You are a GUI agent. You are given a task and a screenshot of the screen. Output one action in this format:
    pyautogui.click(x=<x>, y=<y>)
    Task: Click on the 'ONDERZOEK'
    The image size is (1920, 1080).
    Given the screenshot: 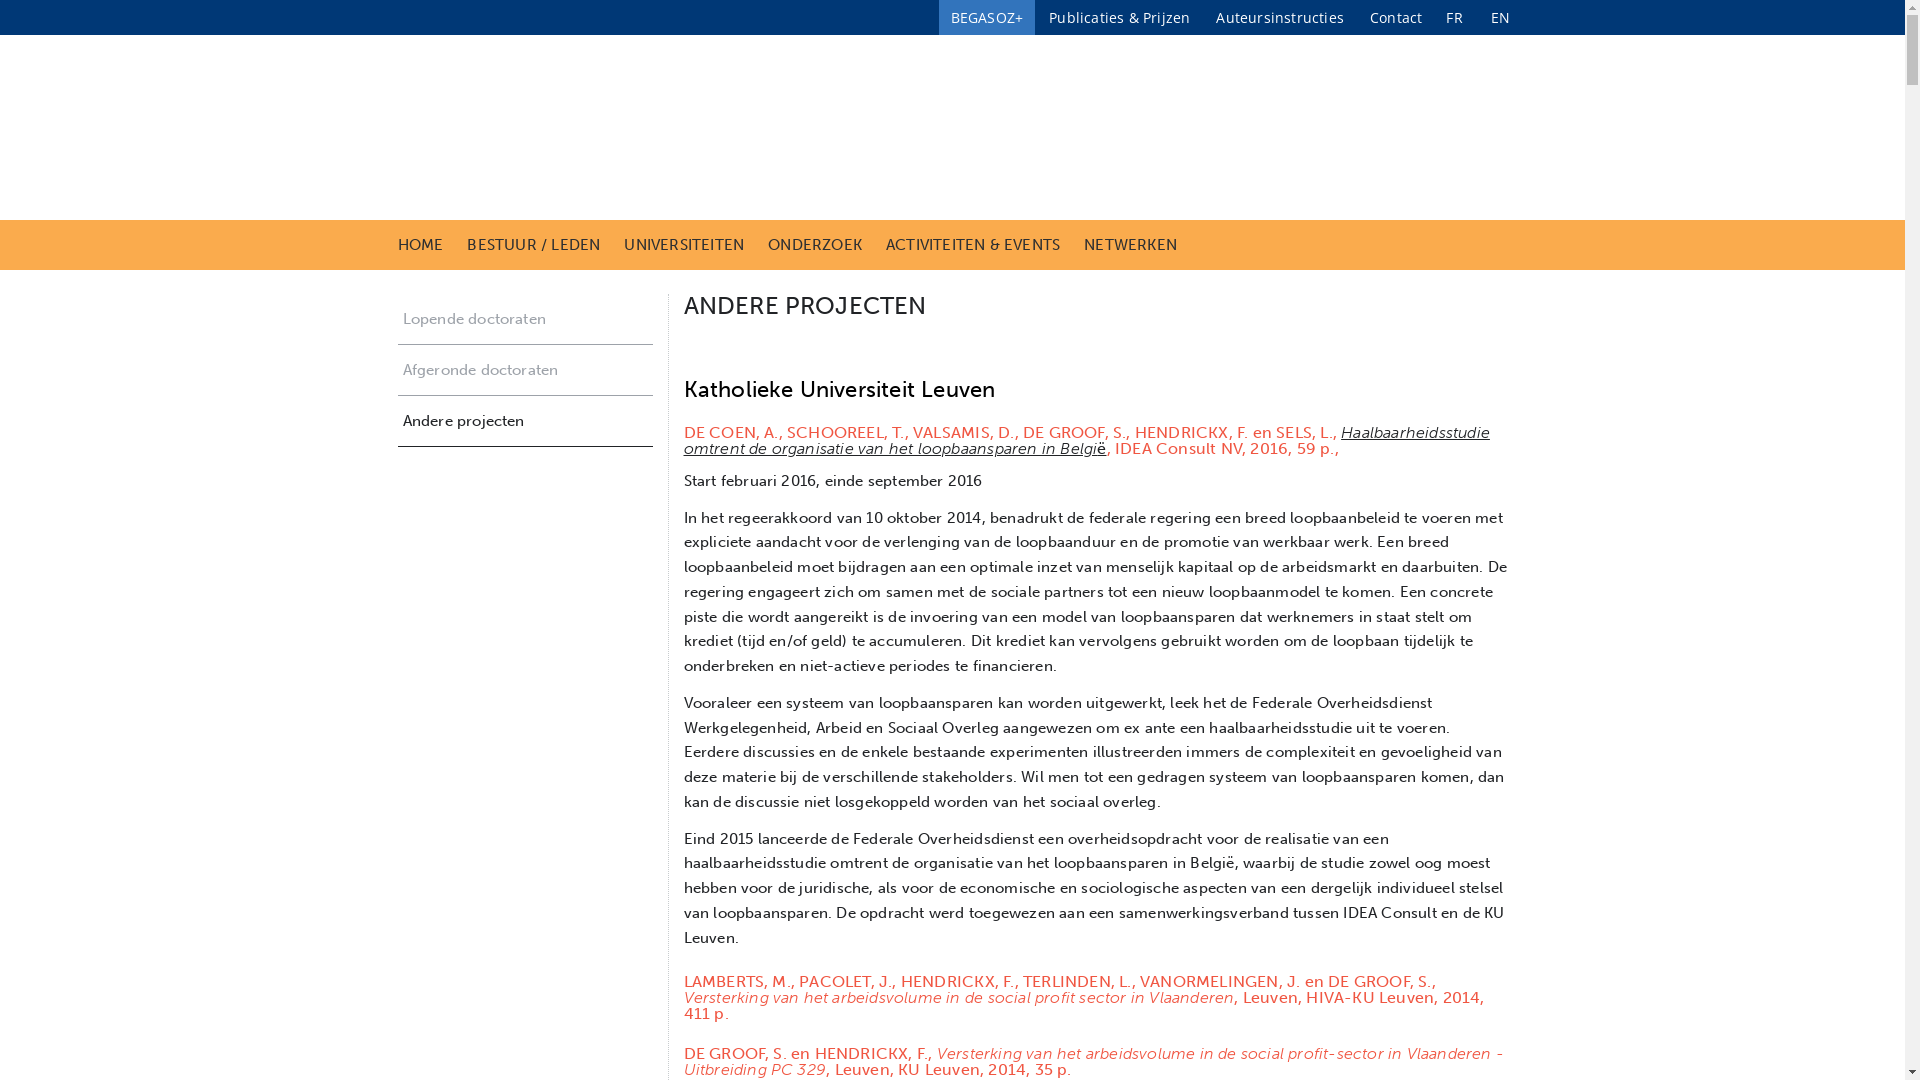 What is the action you would take?
    pyautogui.click(x=815, y=244)
    